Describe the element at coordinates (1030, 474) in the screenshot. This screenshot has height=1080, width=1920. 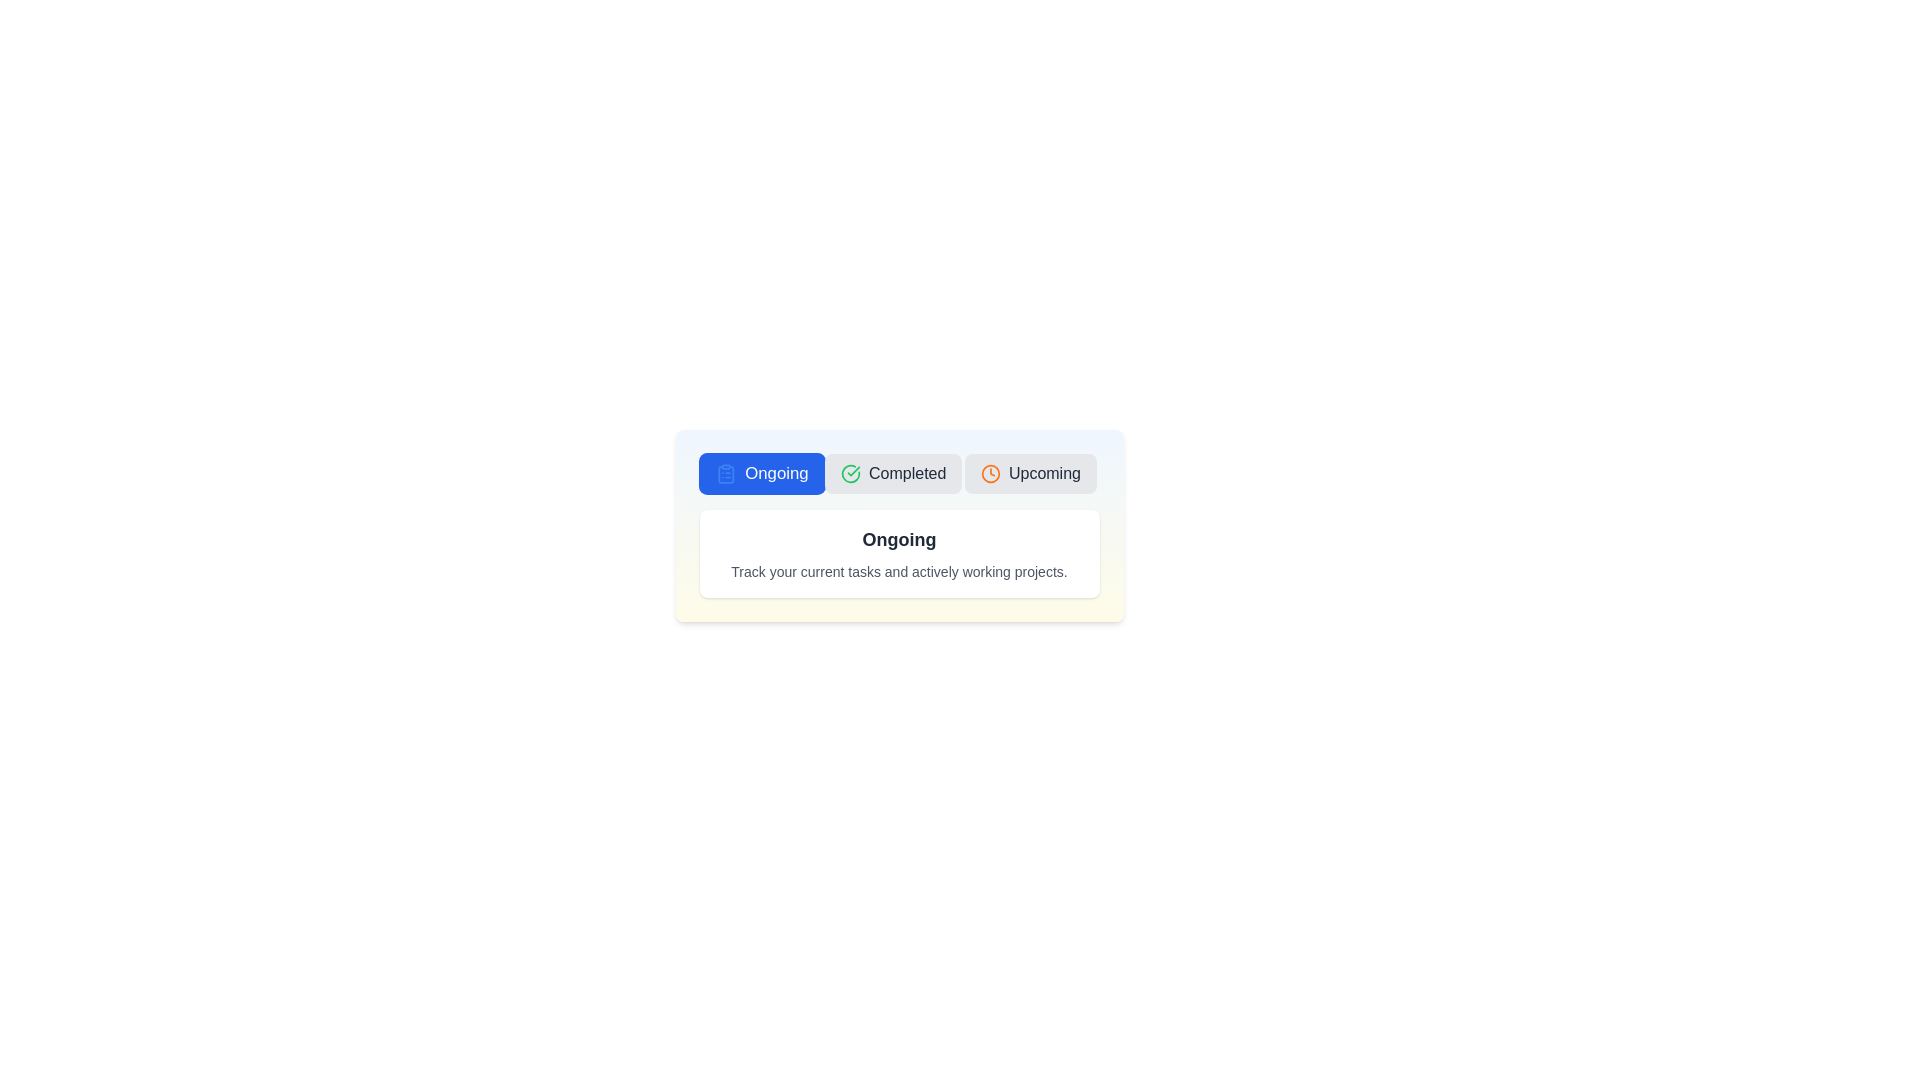
I see `the 'Upcoming' tab to view upcoming tasks` at that location.